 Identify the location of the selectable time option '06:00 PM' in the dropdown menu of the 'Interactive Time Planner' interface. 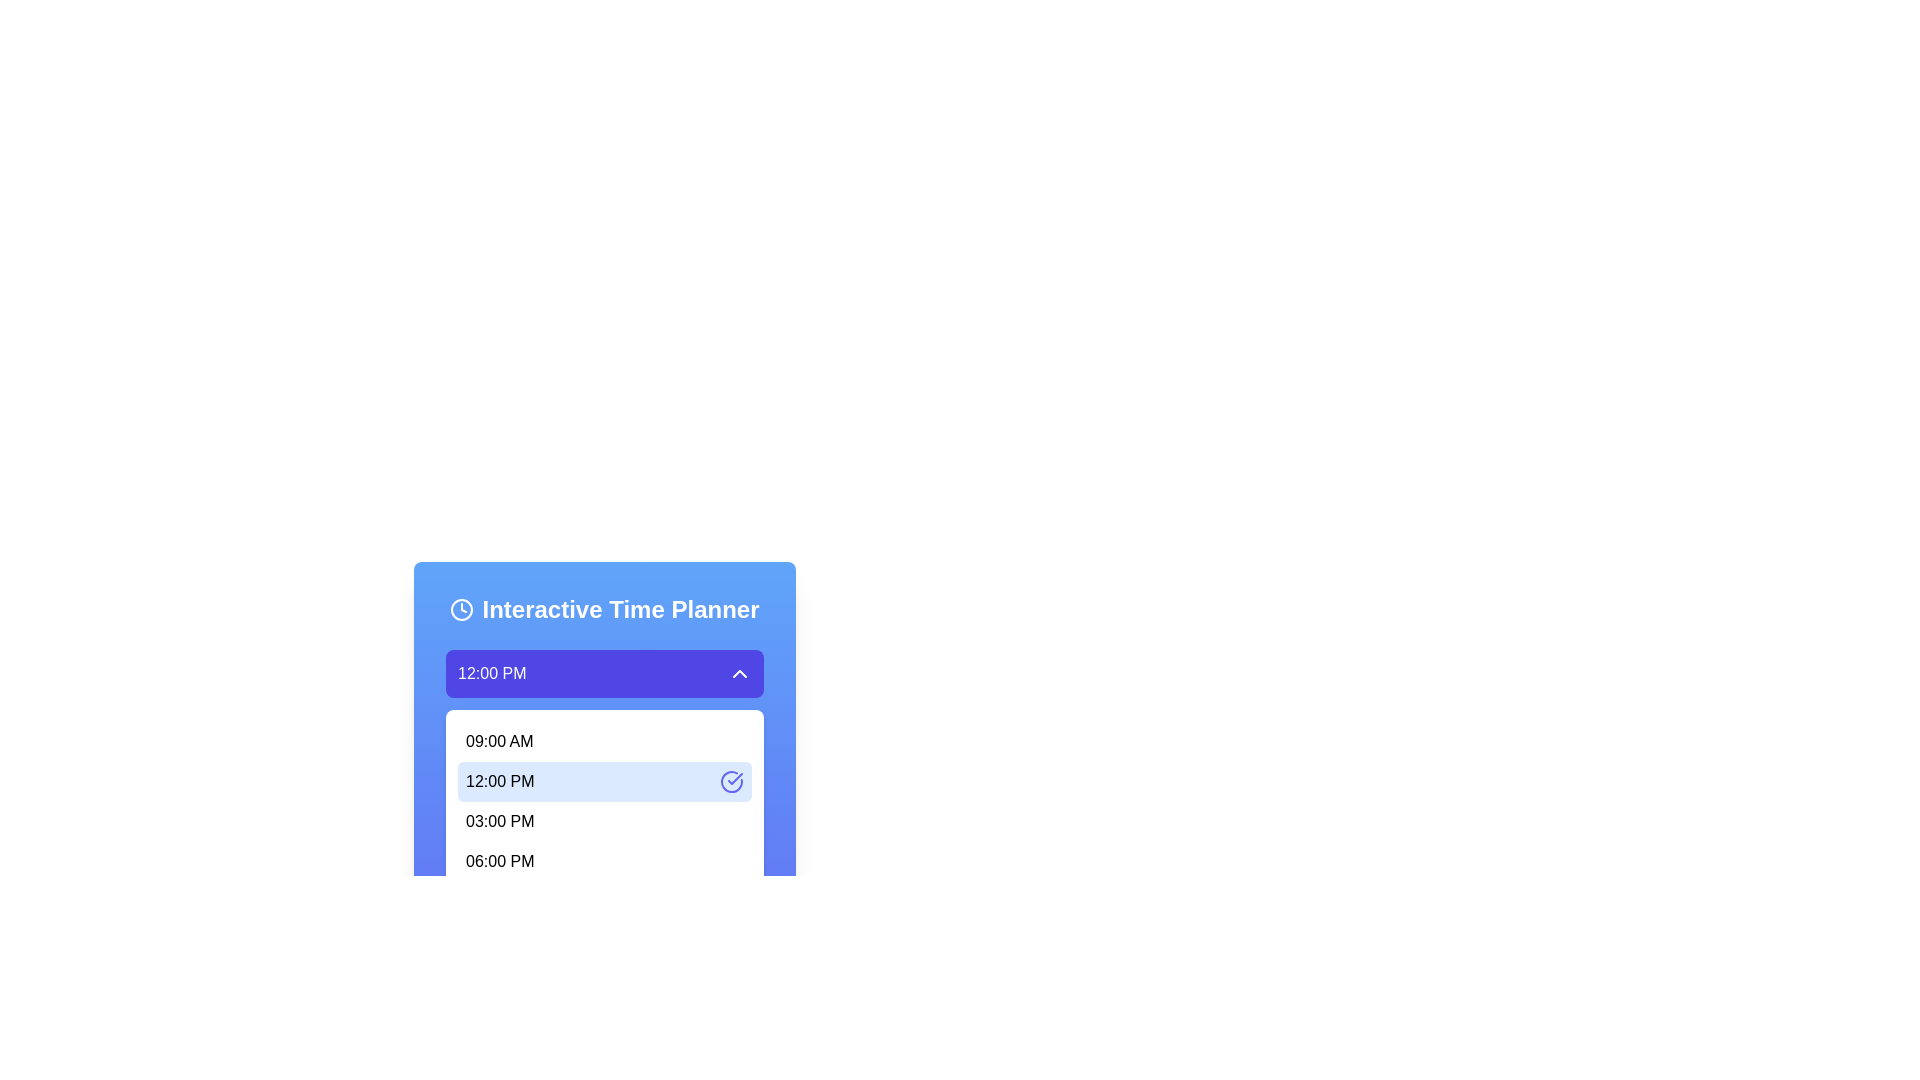
(603, 860).